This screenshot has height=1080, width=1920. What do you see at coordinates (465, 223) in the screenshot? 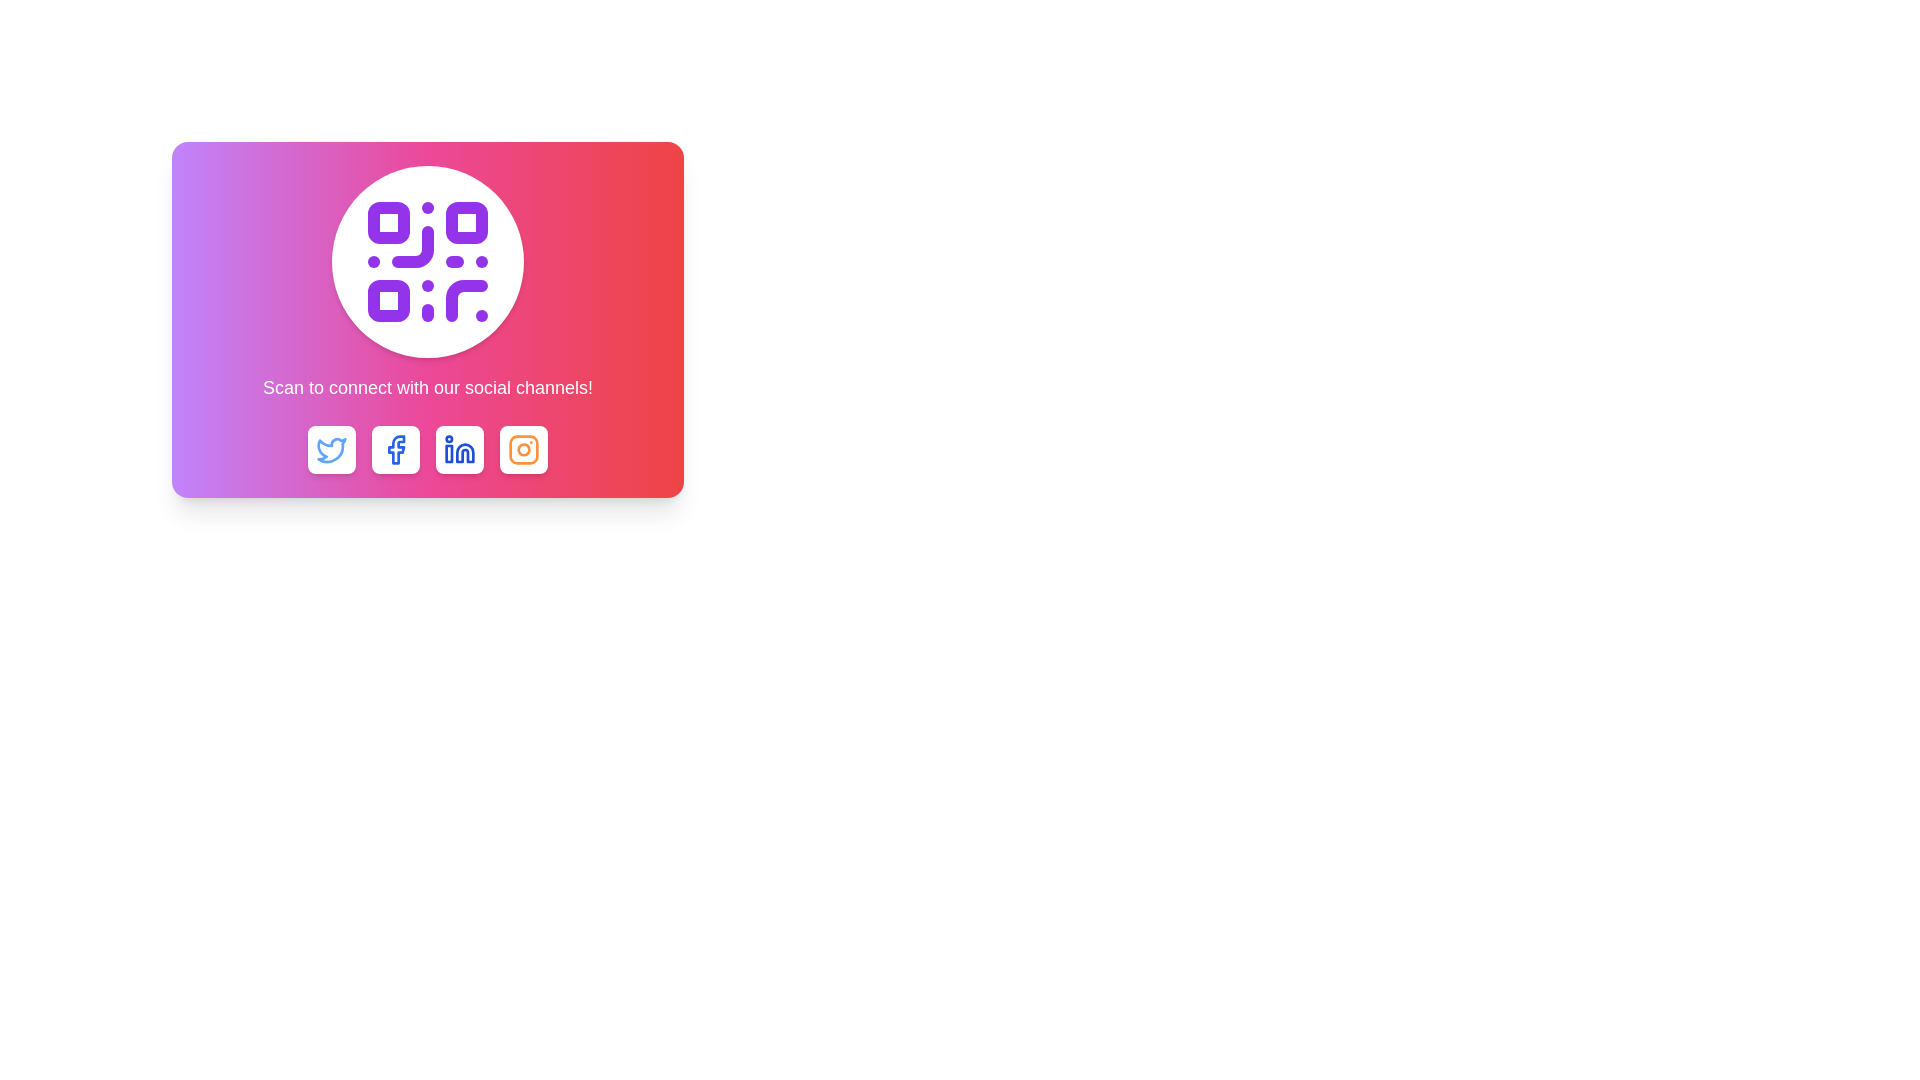
I see `the second SVG rectangular shape located at the top right corner of the circular QR code design, which is part of a decorative QR code icon` at bounding box center [465, 223].